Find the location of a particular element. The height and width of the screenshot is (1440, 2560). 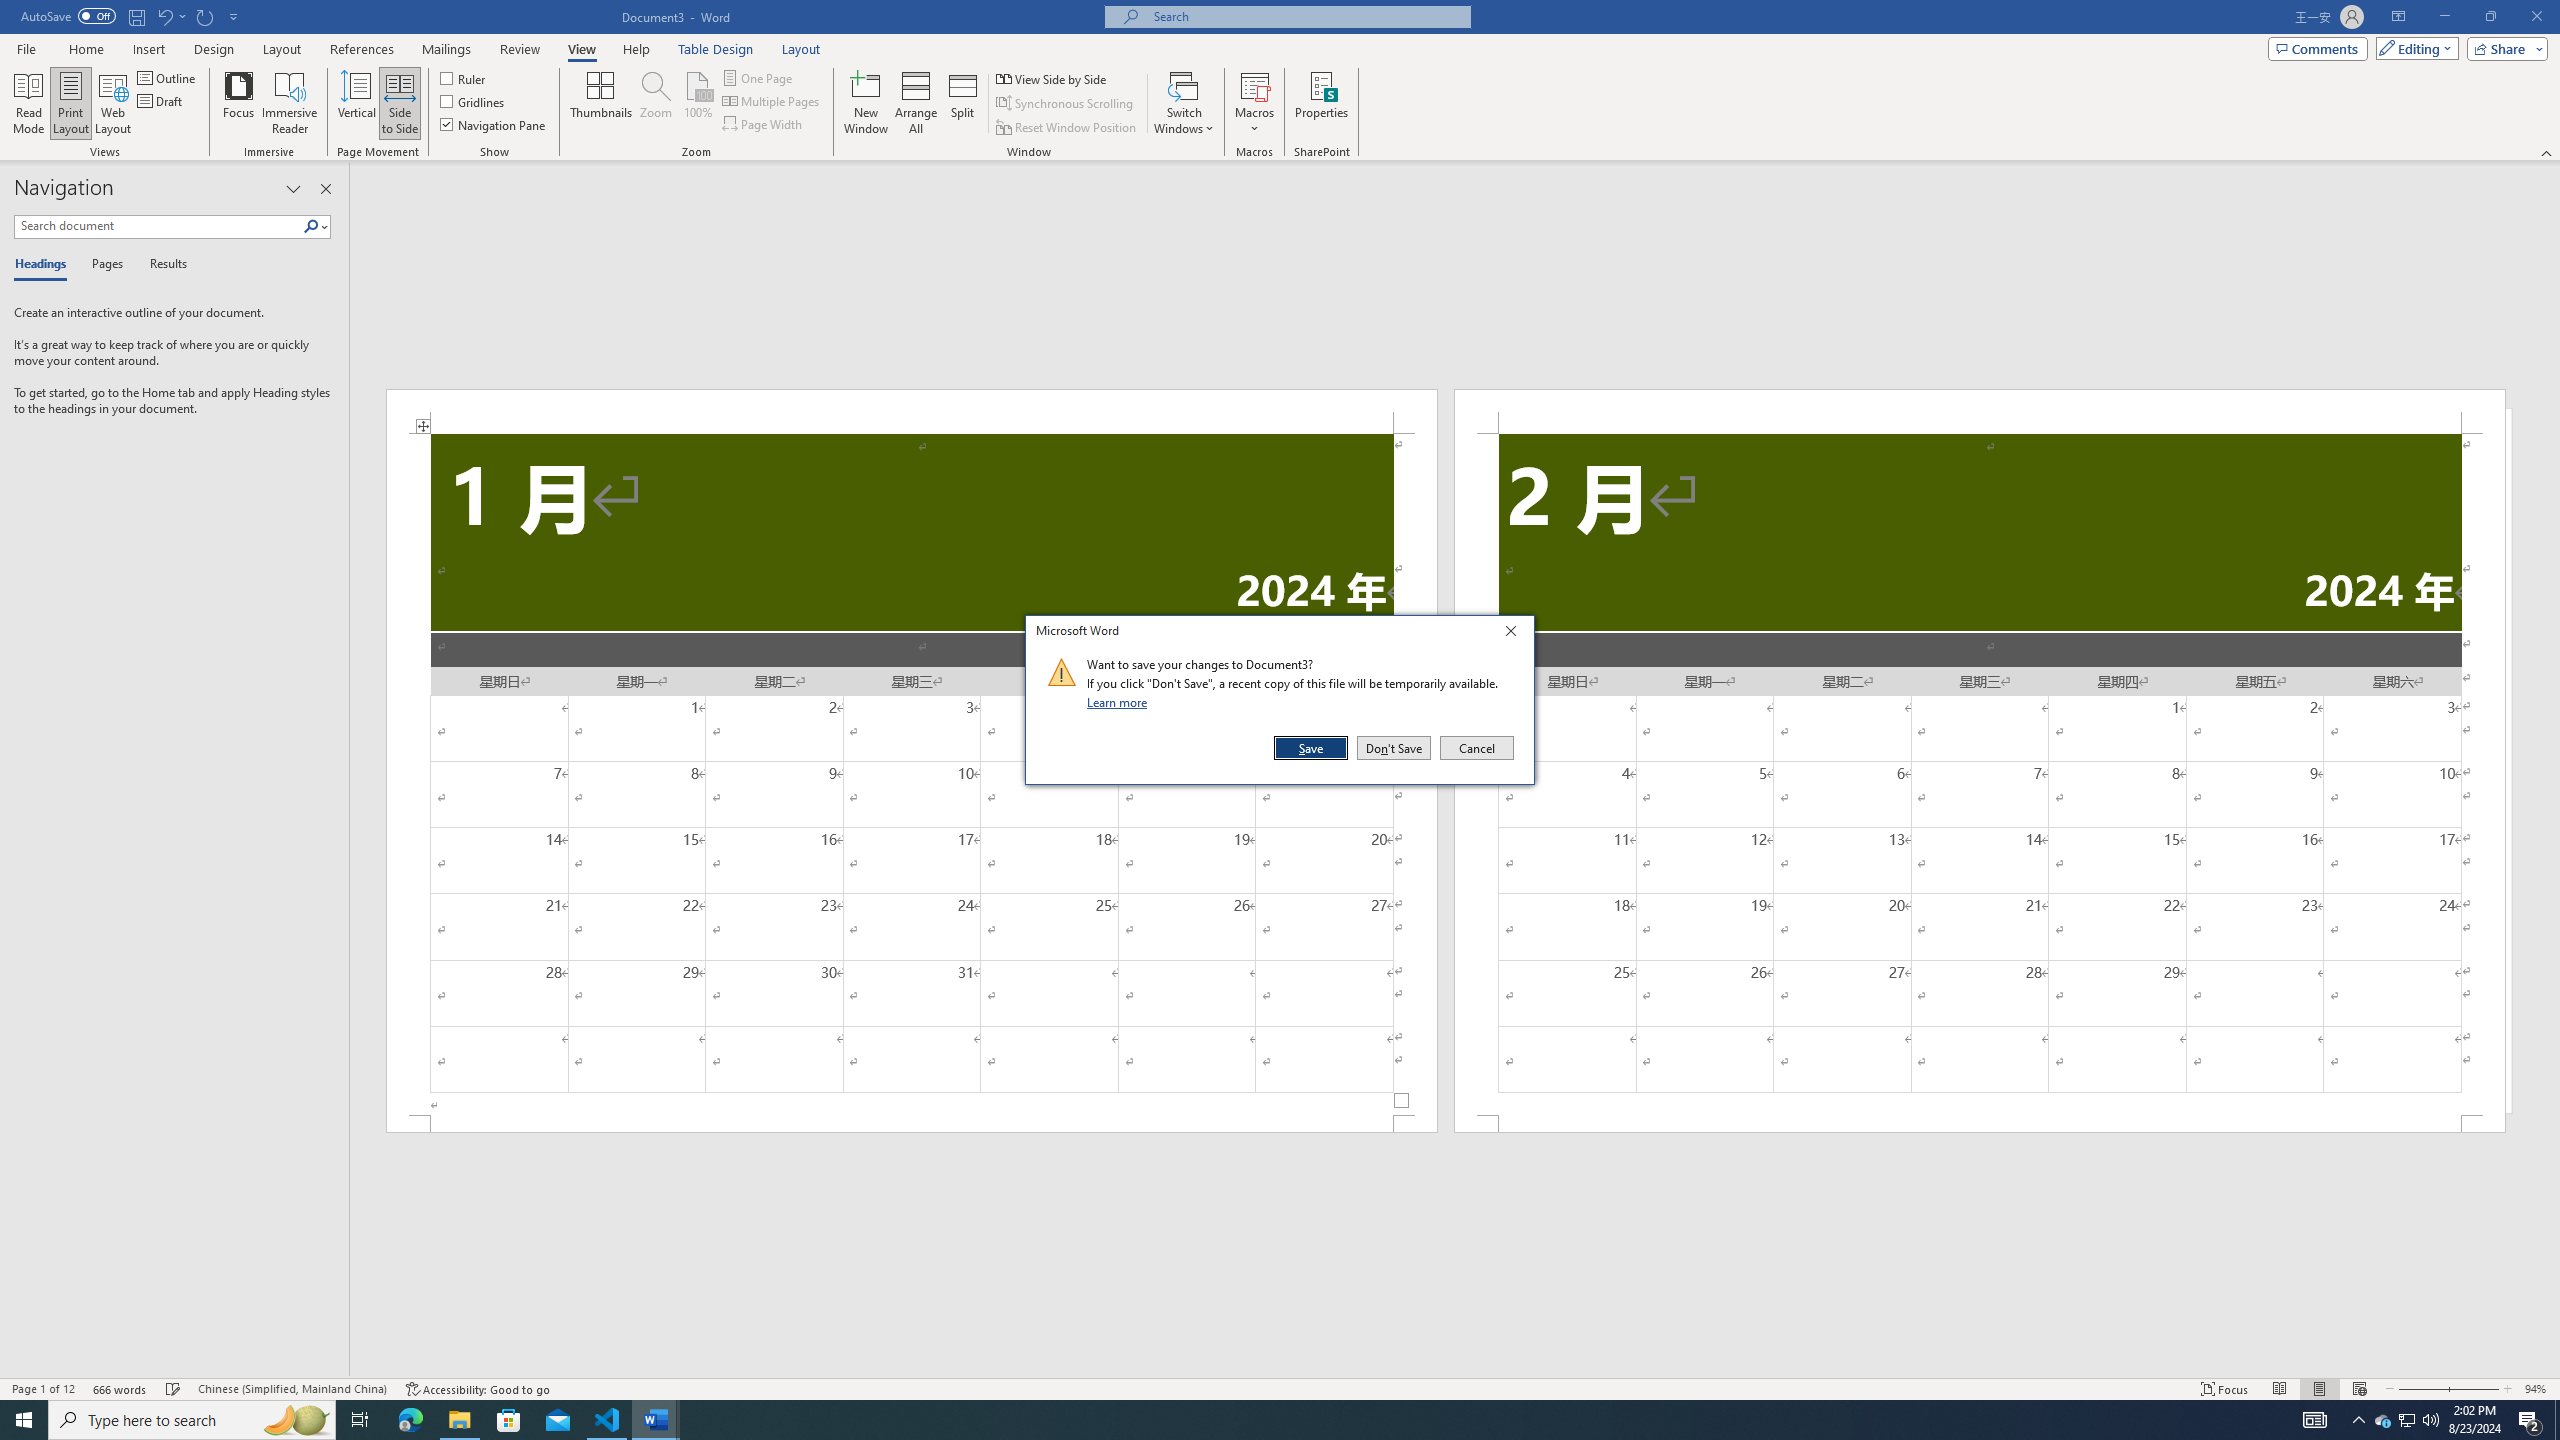

'Undo Increase Indent' is located at coordinates (170, 15).